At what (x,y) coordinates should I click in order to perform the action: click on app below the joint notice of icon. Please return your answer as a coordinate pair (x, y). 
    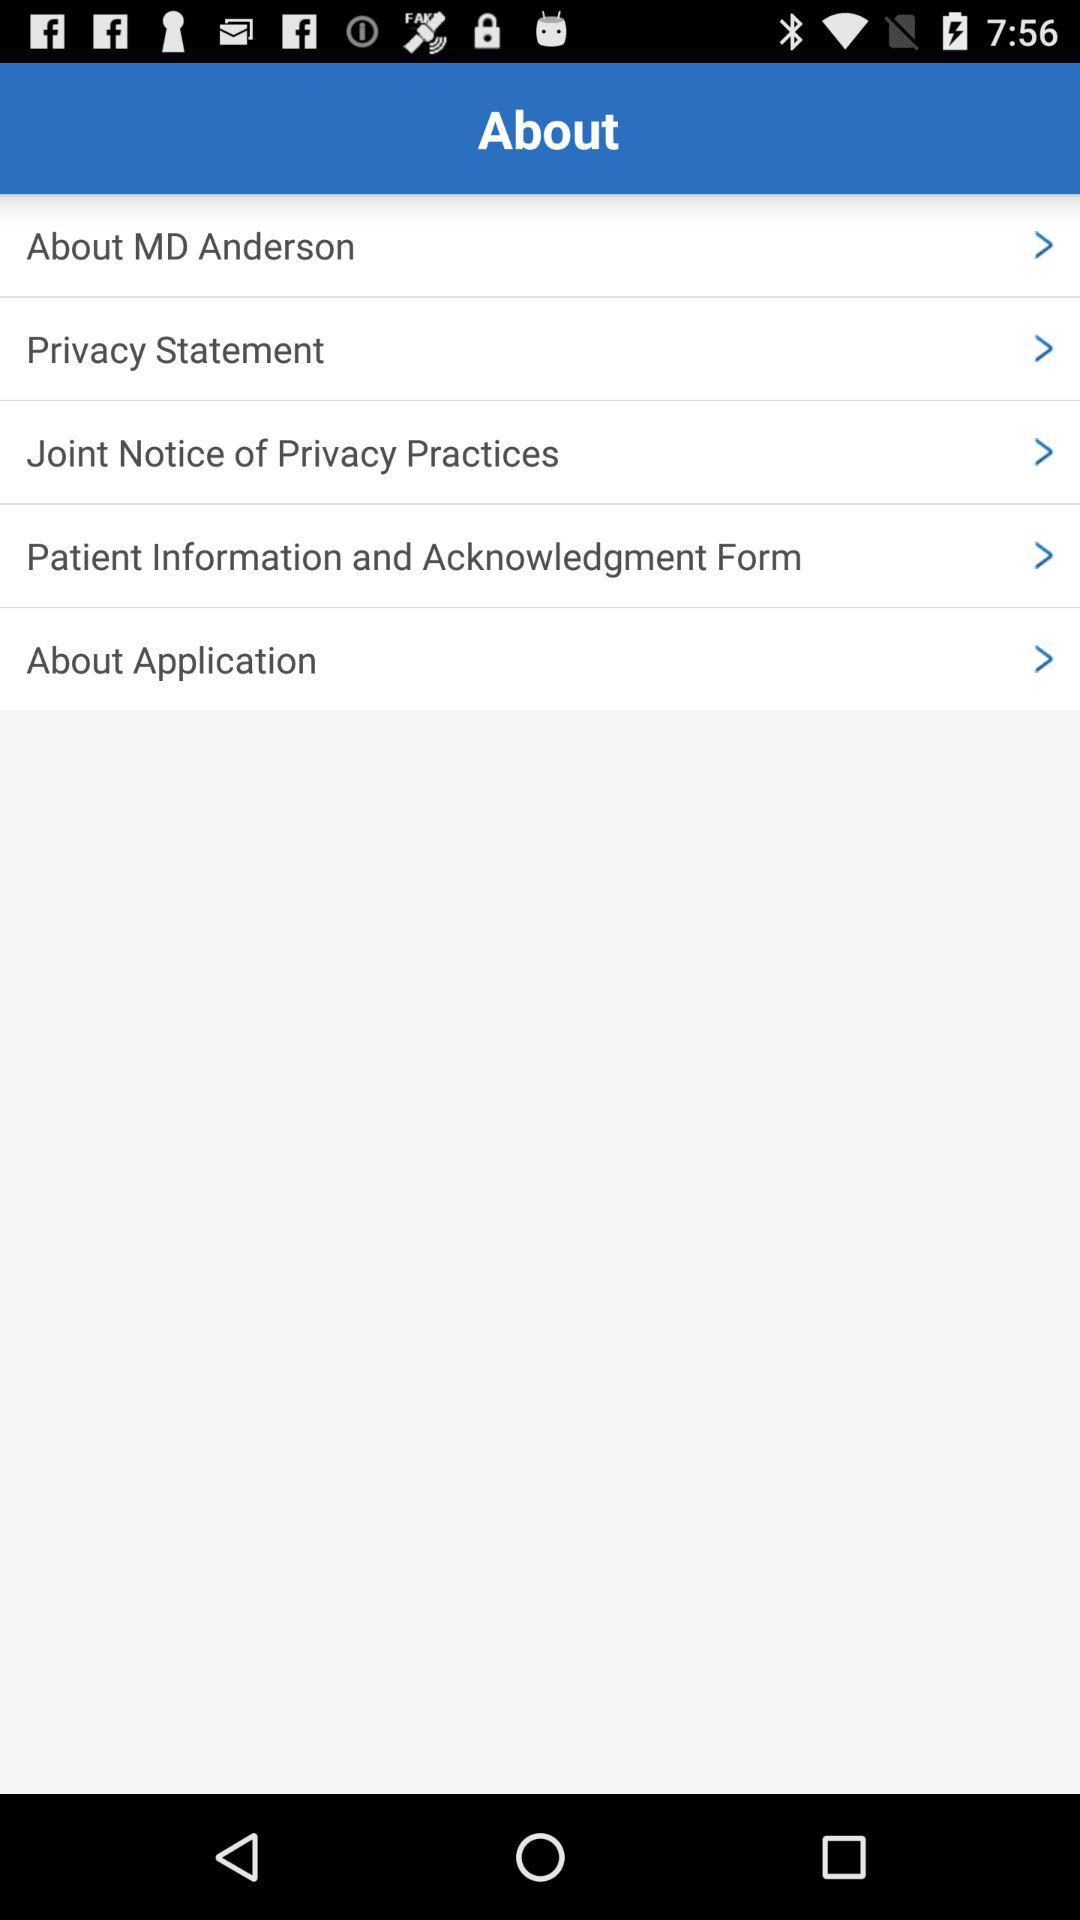
    Looking at the image, I should click on (540, 555).